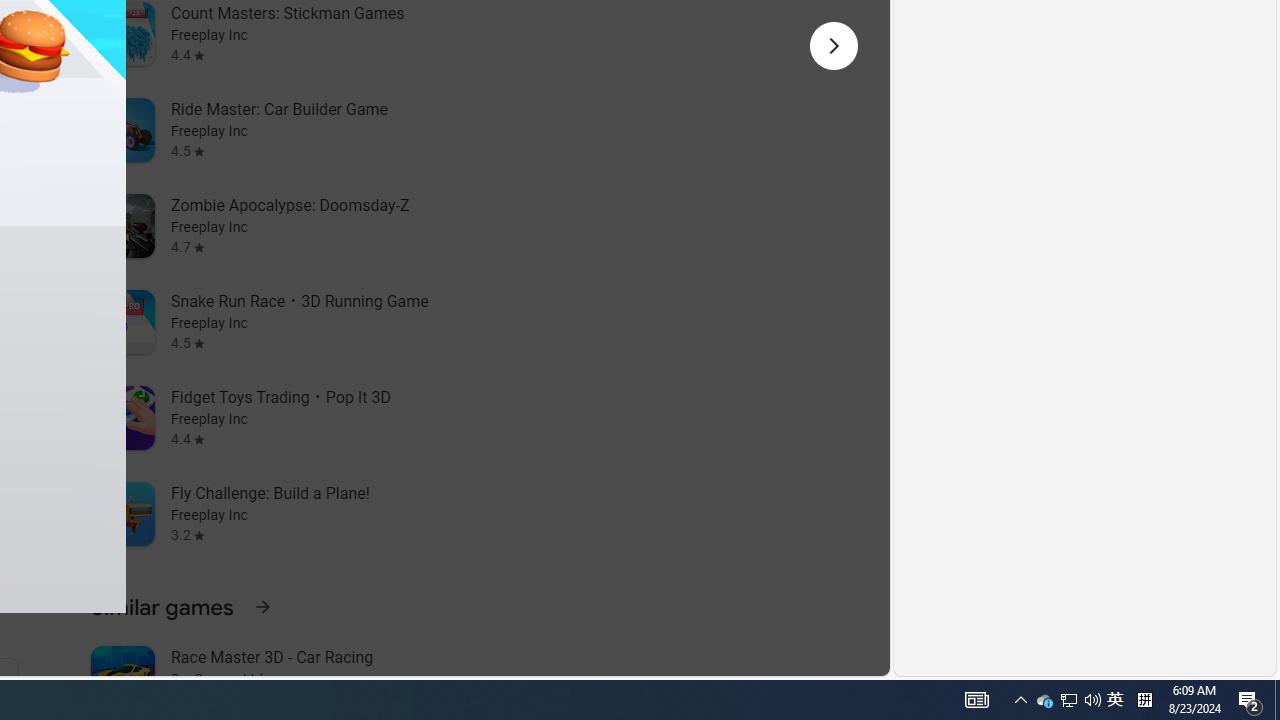 This screenshot has width=1280, height=720. I want to click on 'Next', so click(833, 45).